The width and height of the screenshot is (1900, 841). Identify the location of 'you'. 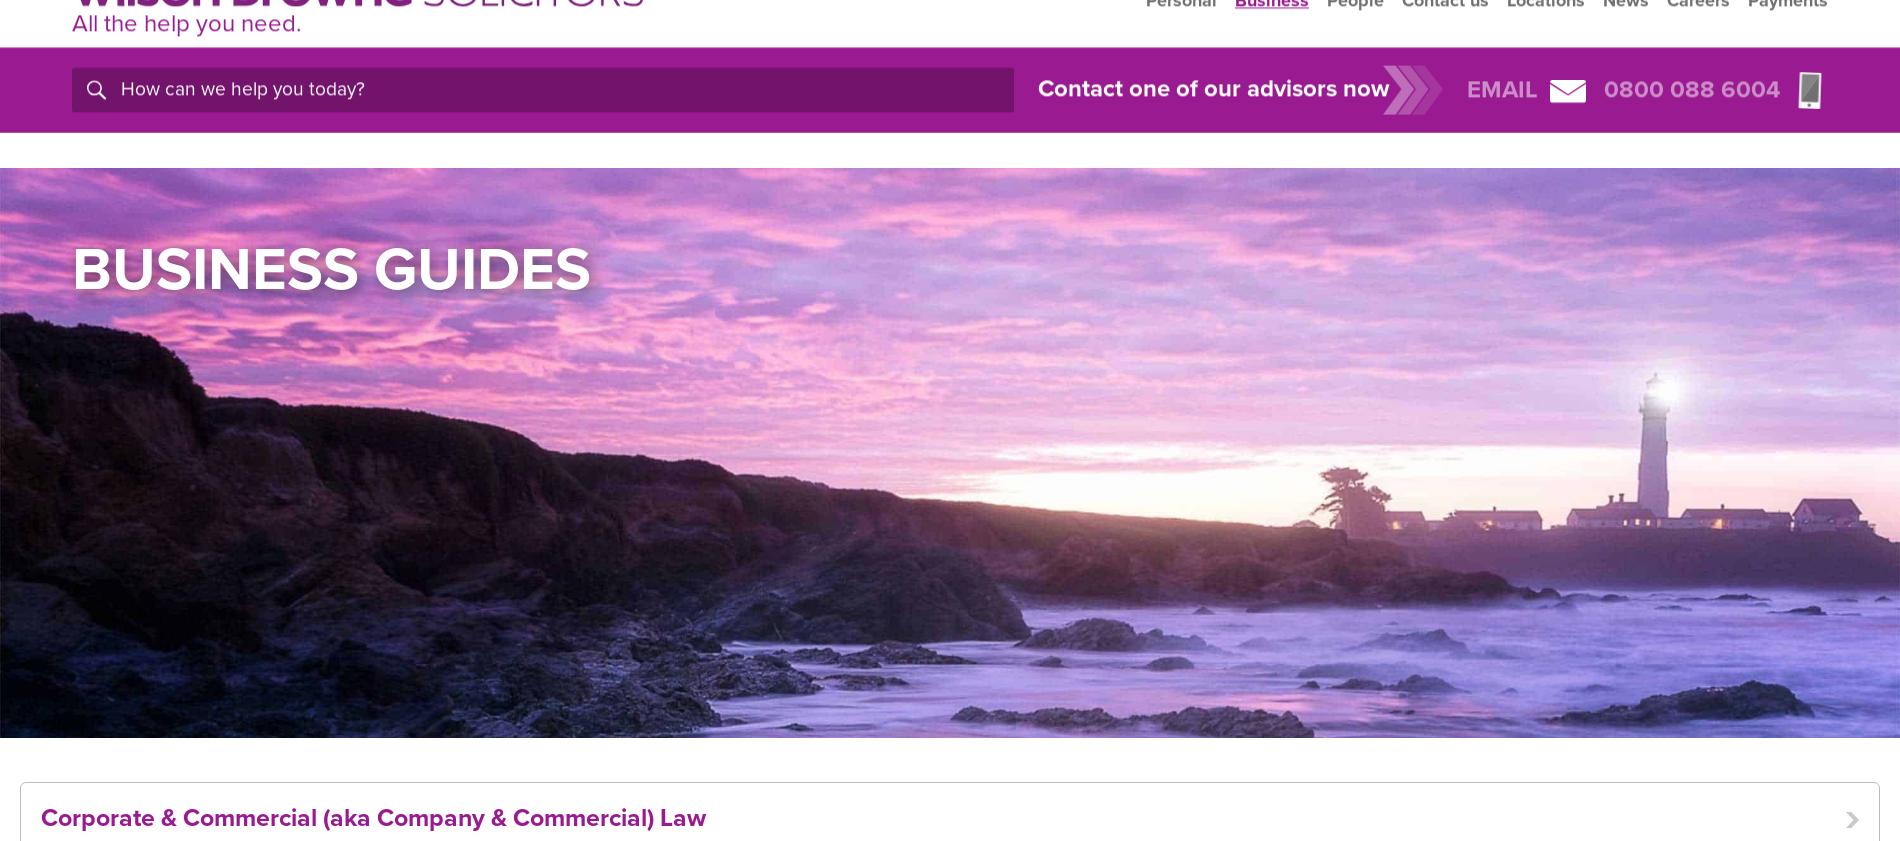
(196, 68).